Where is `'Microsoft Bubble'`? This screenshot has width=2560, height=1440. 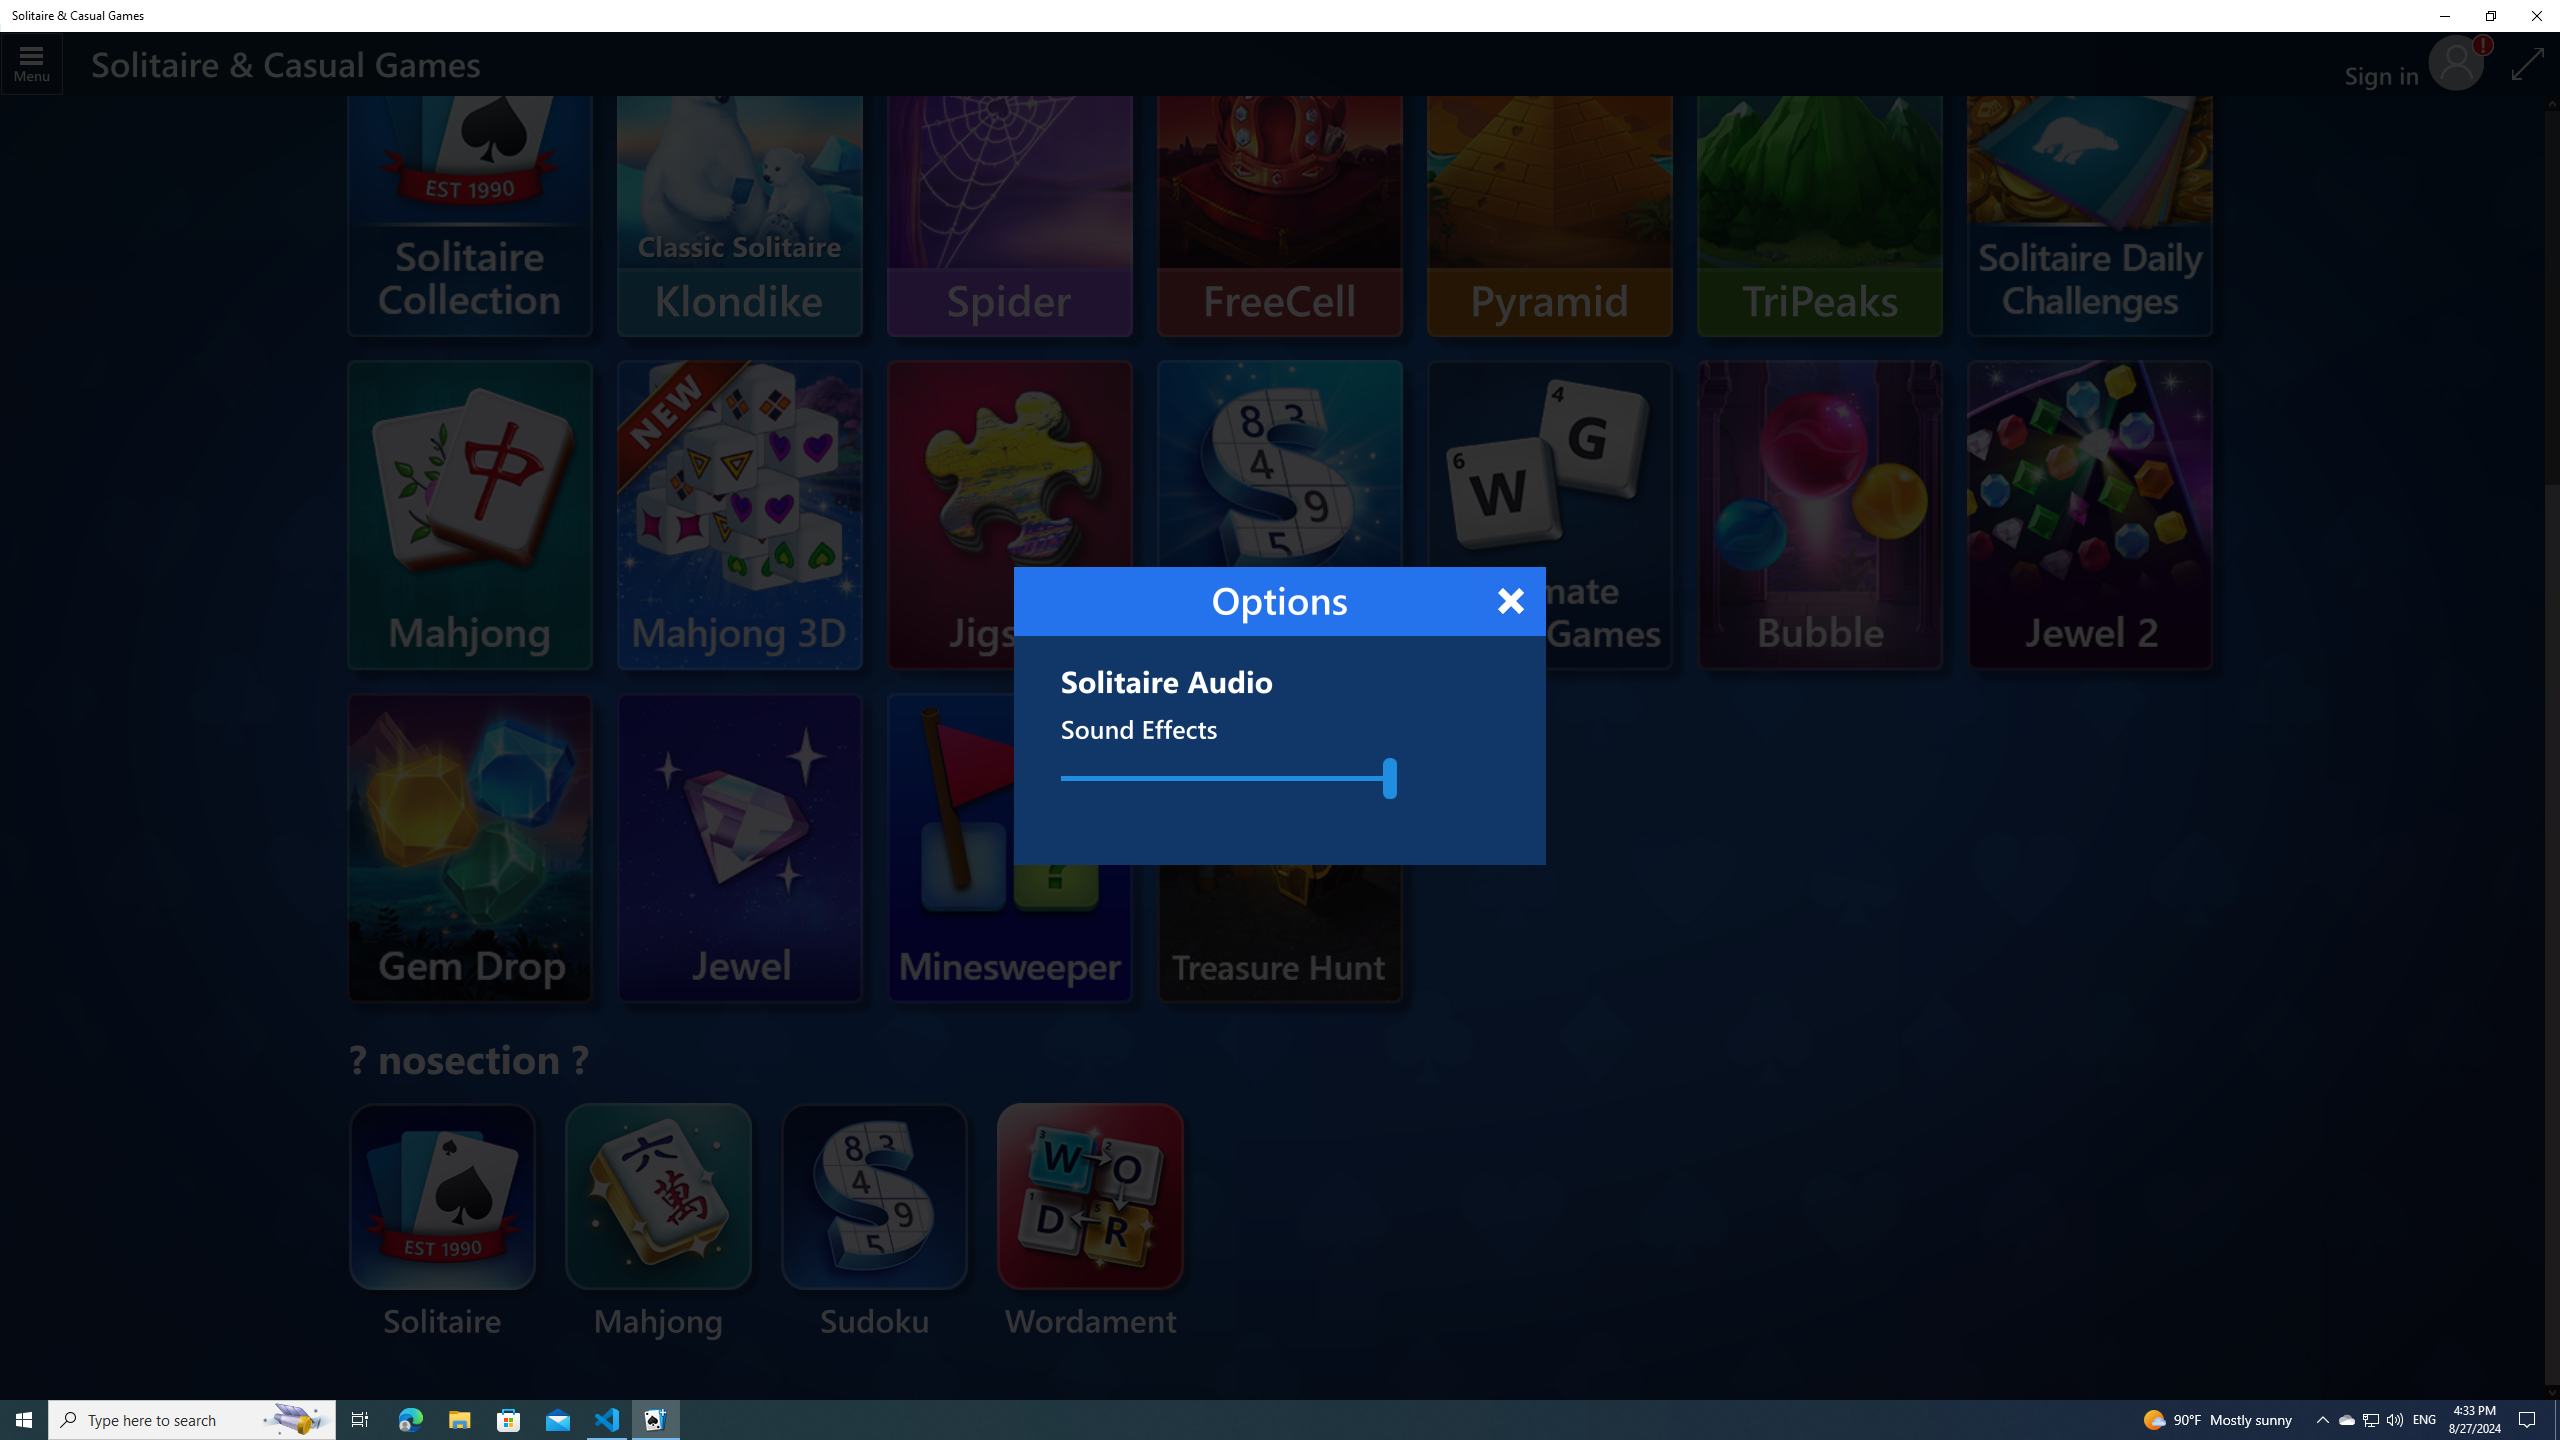 'Microsoft Bubble' is located at coordinates (1819, 513).